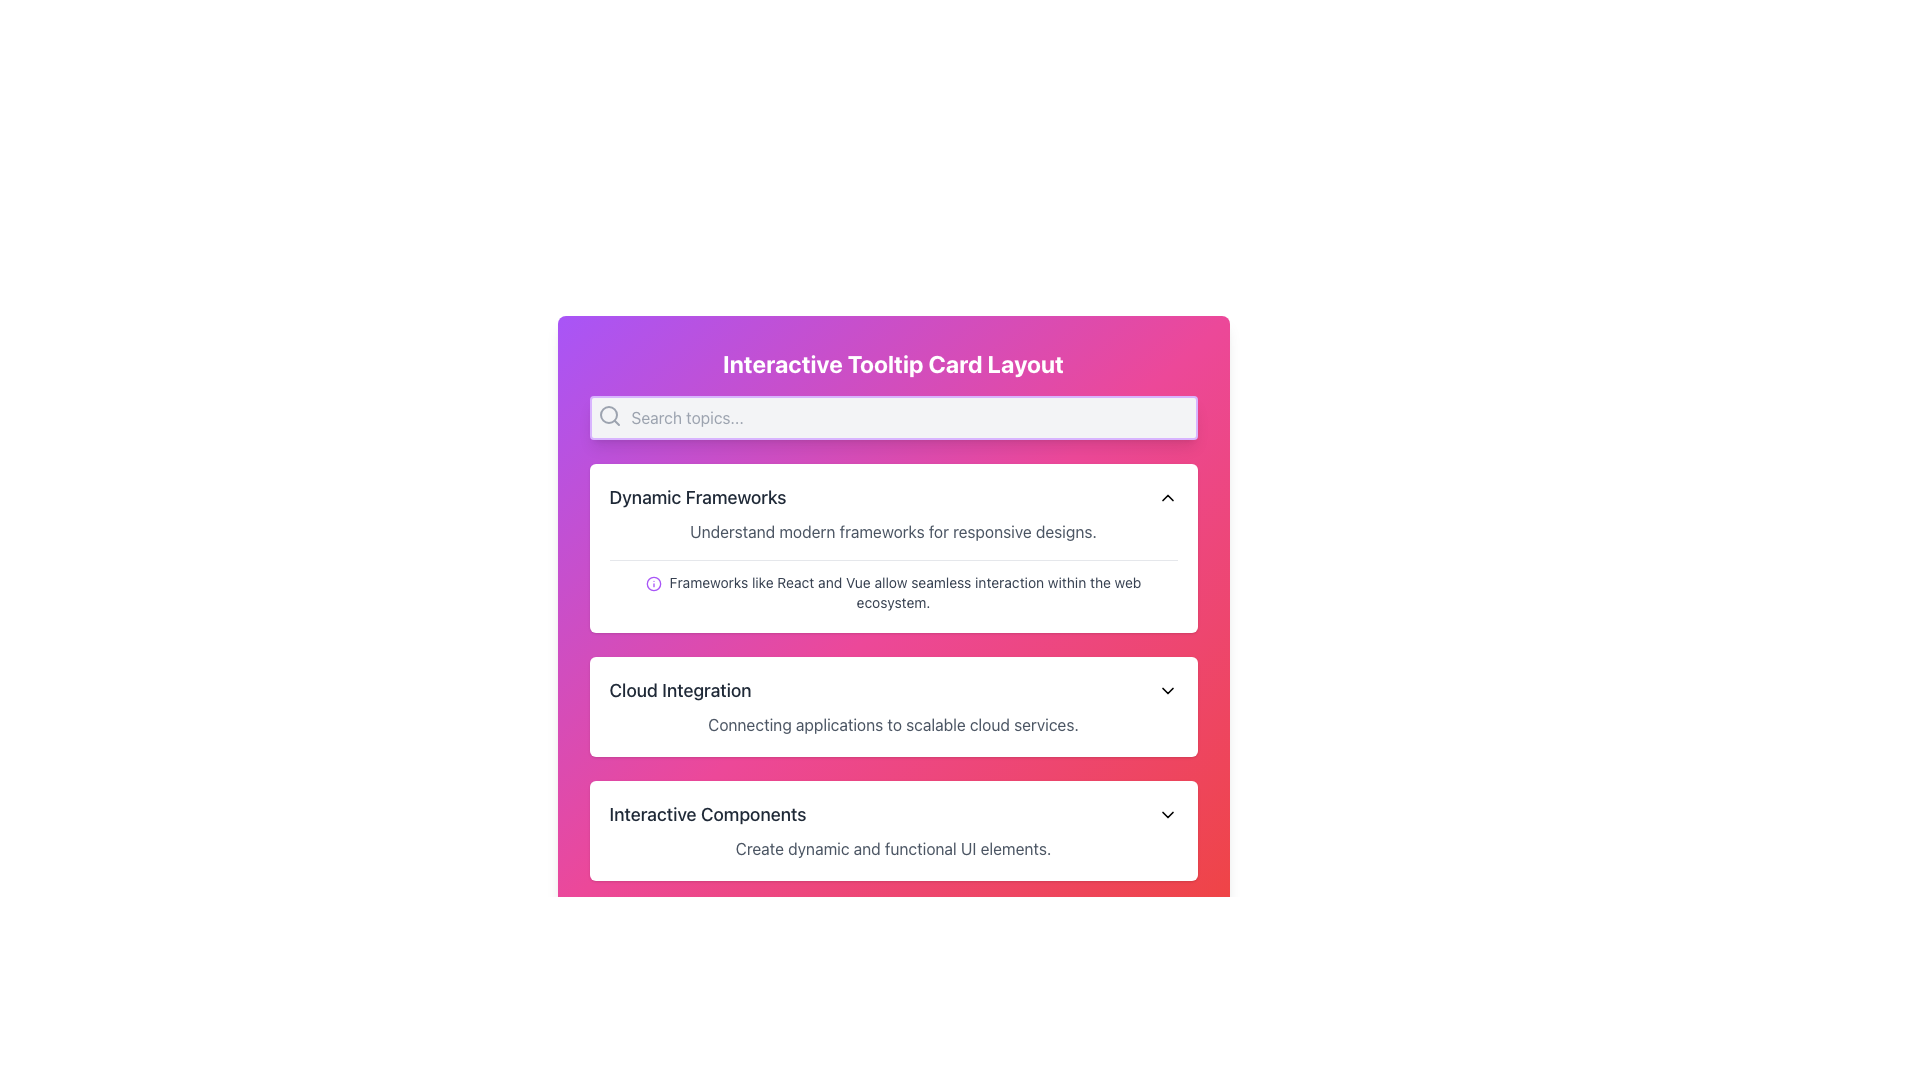 This screenshot has width=1920, height=1080. I want to click on the chevron icon located at the top-right corner of the 'Dynamic Frameworks' section header, so click(1167, 496).